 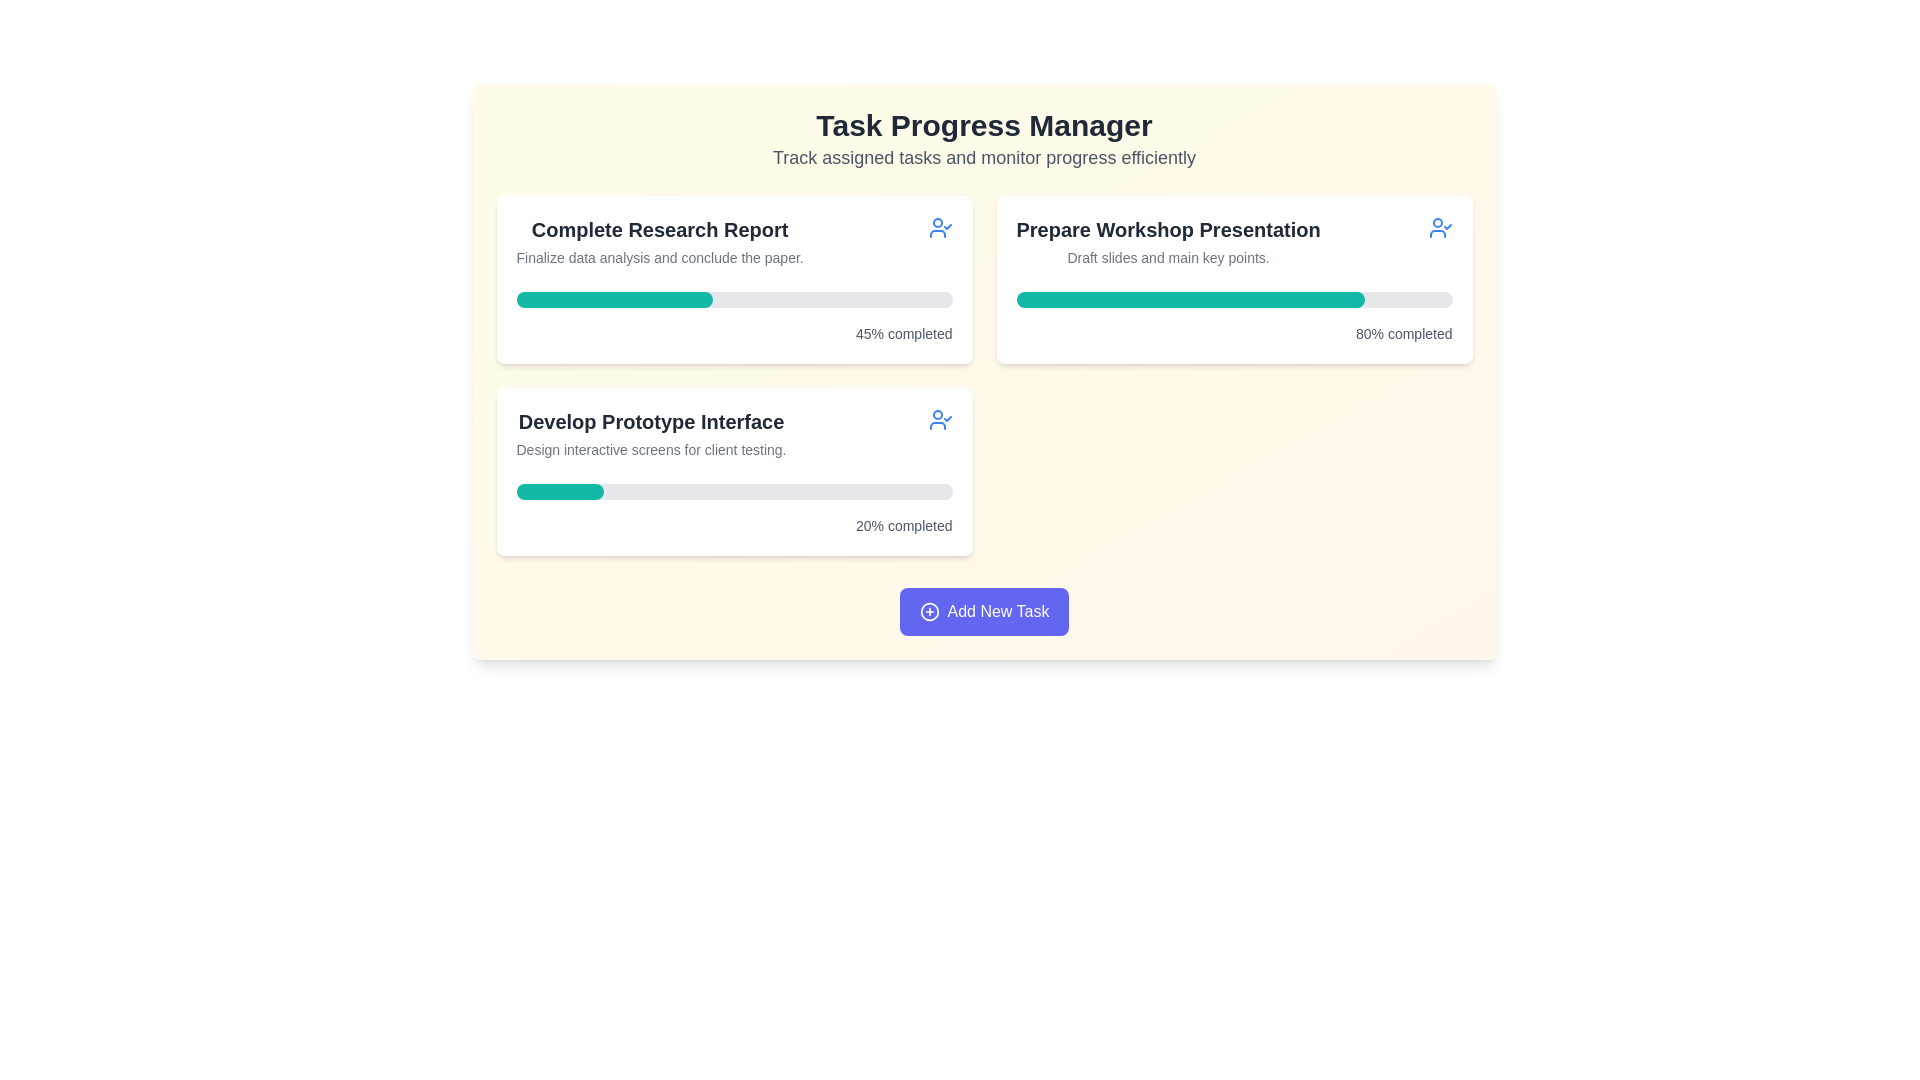 I want to click on title text element located at the top of the bottom-left card, which serves as an overview for the task represented by the card, so click(x=651, y=420).